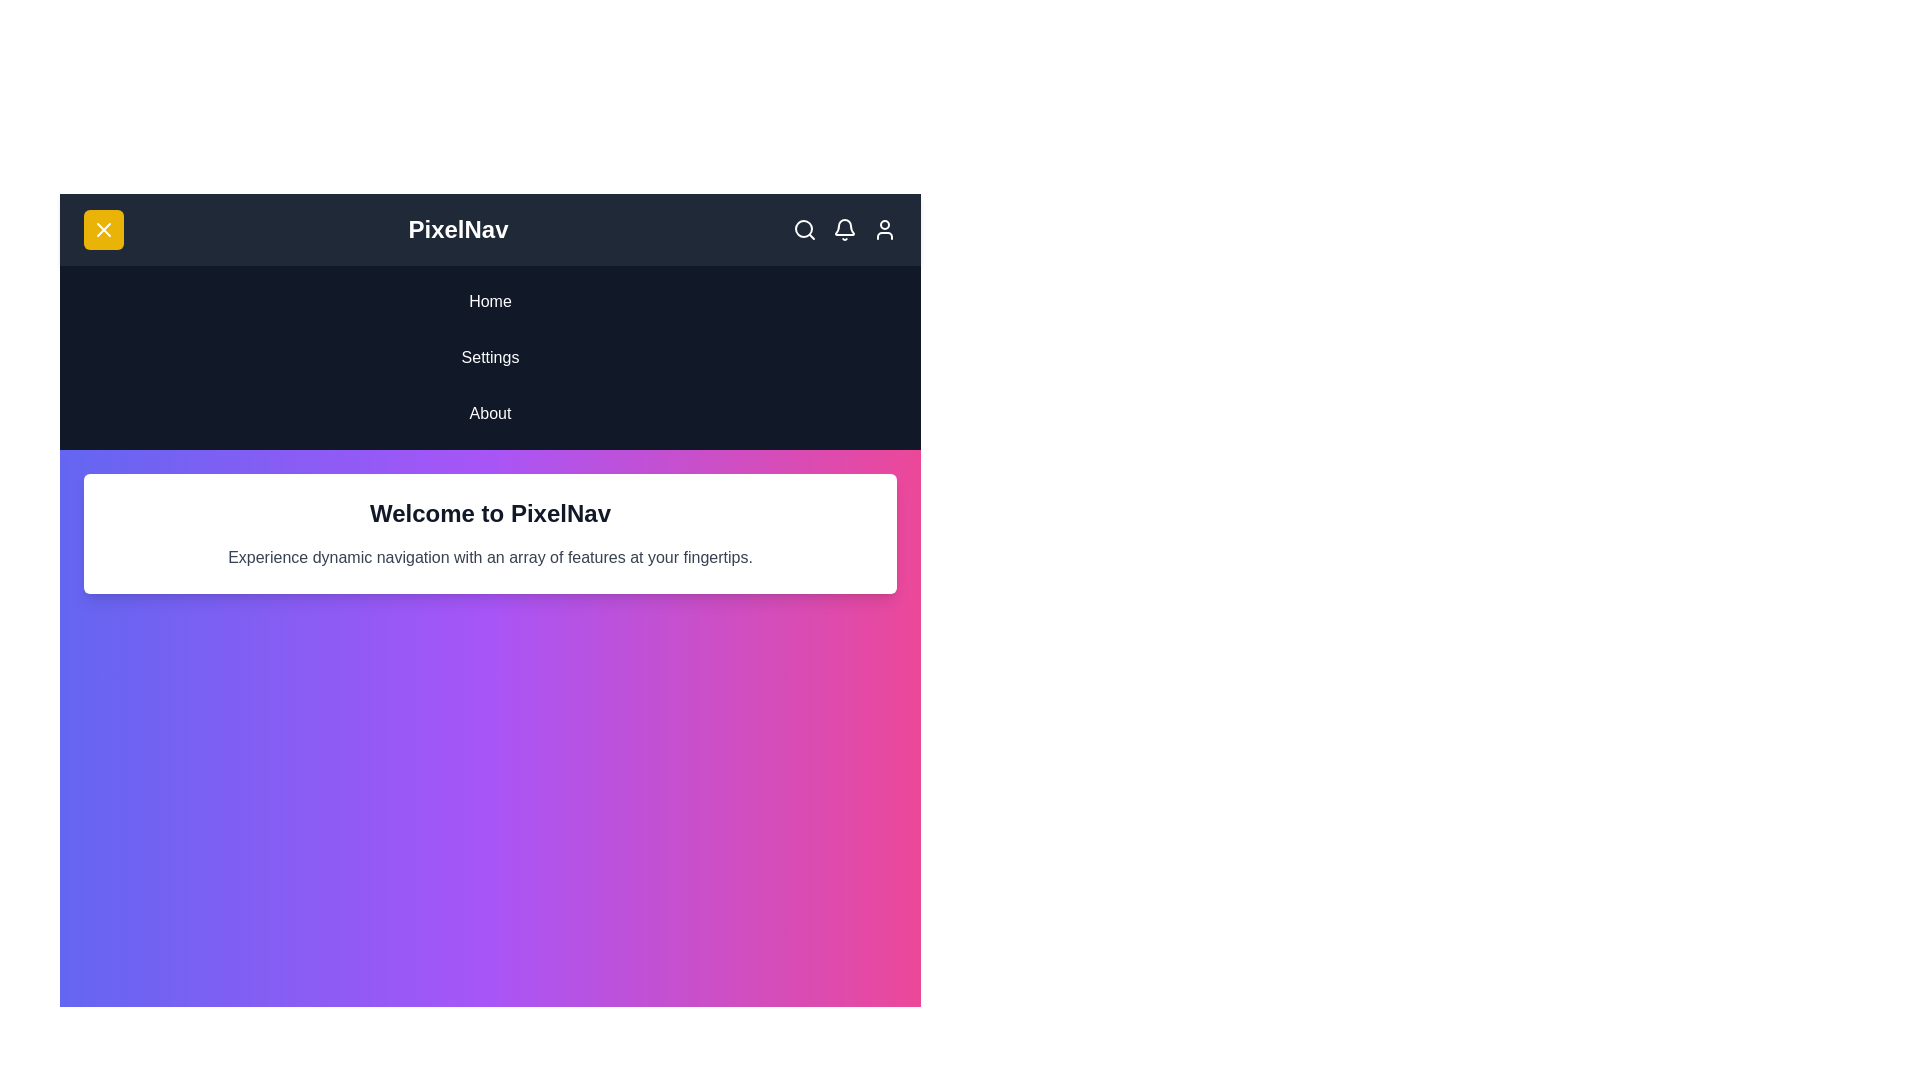 The image size is (1920, 1080). What do you see at coordinates (883, 229) in the screenshot?
I see `the 'User' icon to open the user menu` at bounding box center [883, 229].